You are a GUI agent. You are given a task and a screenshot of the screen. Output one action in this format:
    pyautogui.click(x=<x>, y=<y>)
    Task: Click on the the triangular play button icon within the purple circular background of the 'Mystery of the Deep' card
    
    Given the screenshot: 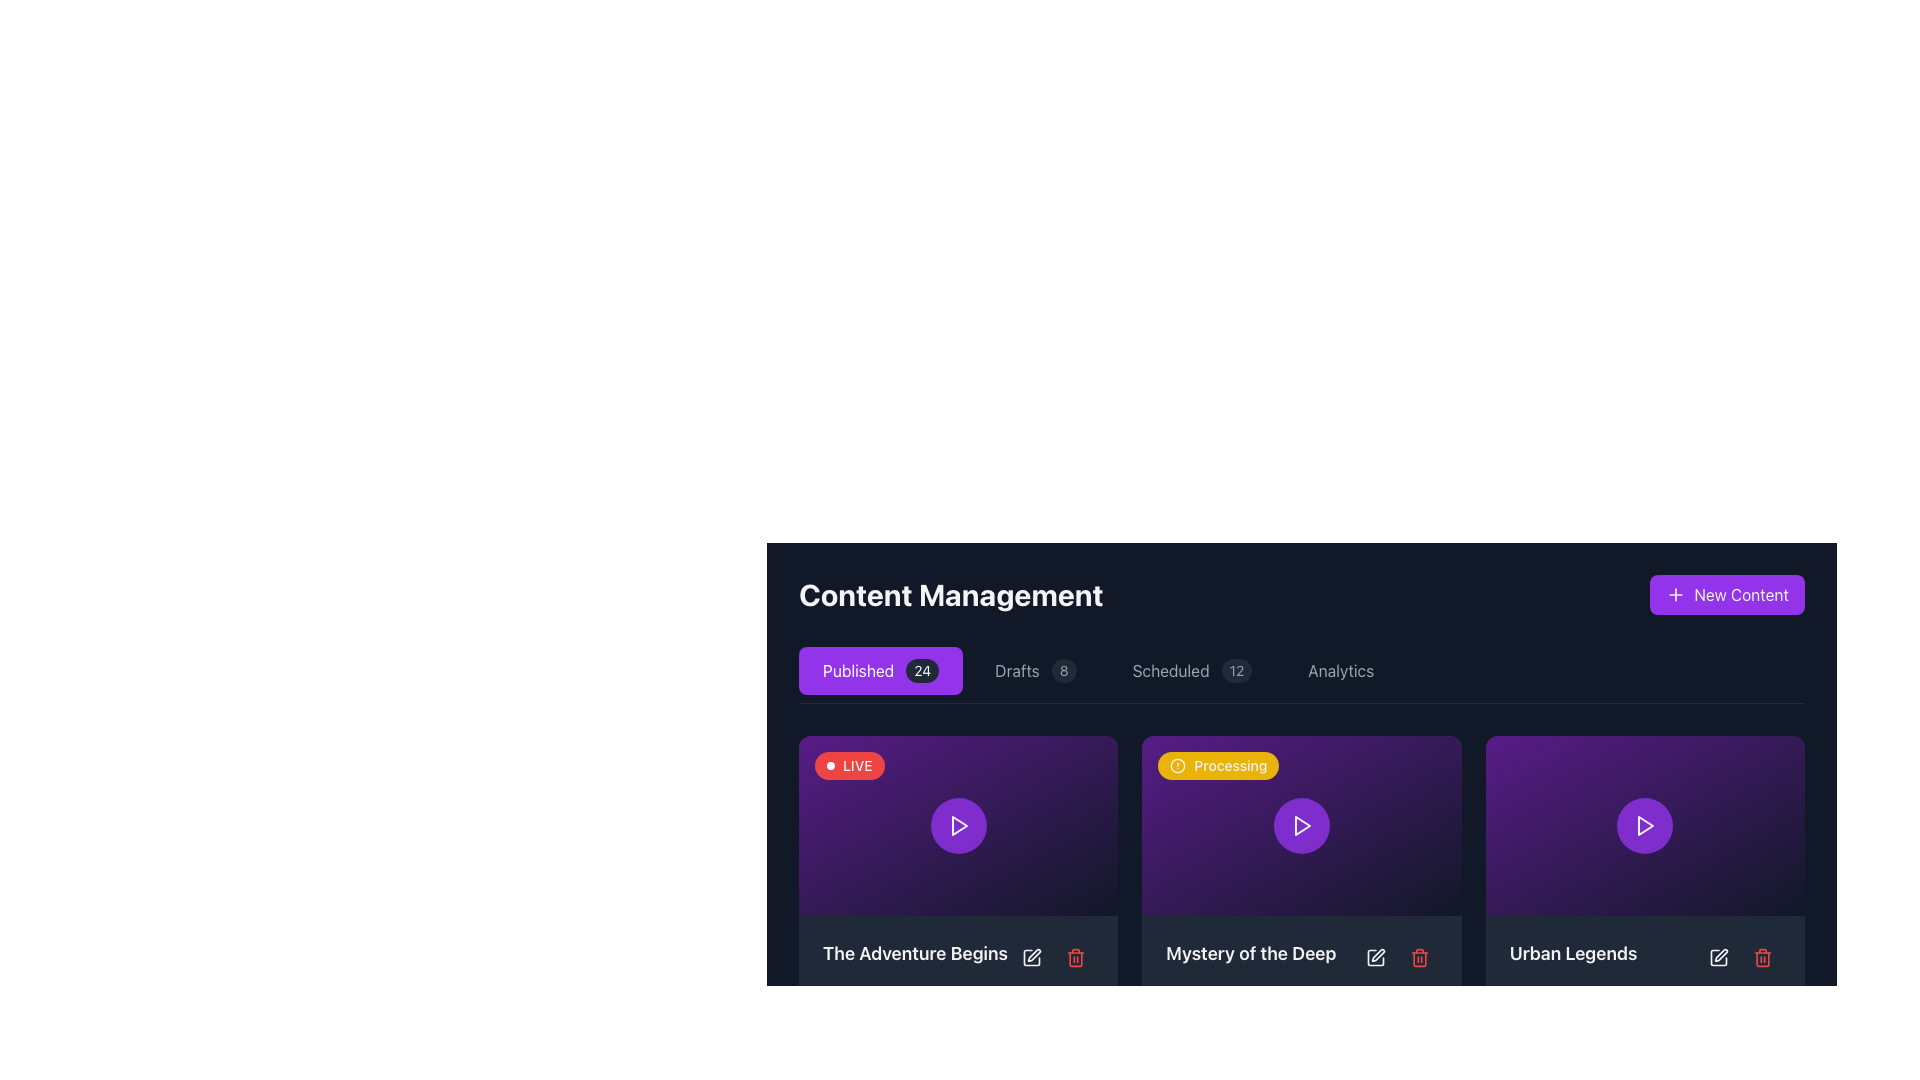 What is the action you would take?
    pyautogui.click(x=1302, y=825)
    